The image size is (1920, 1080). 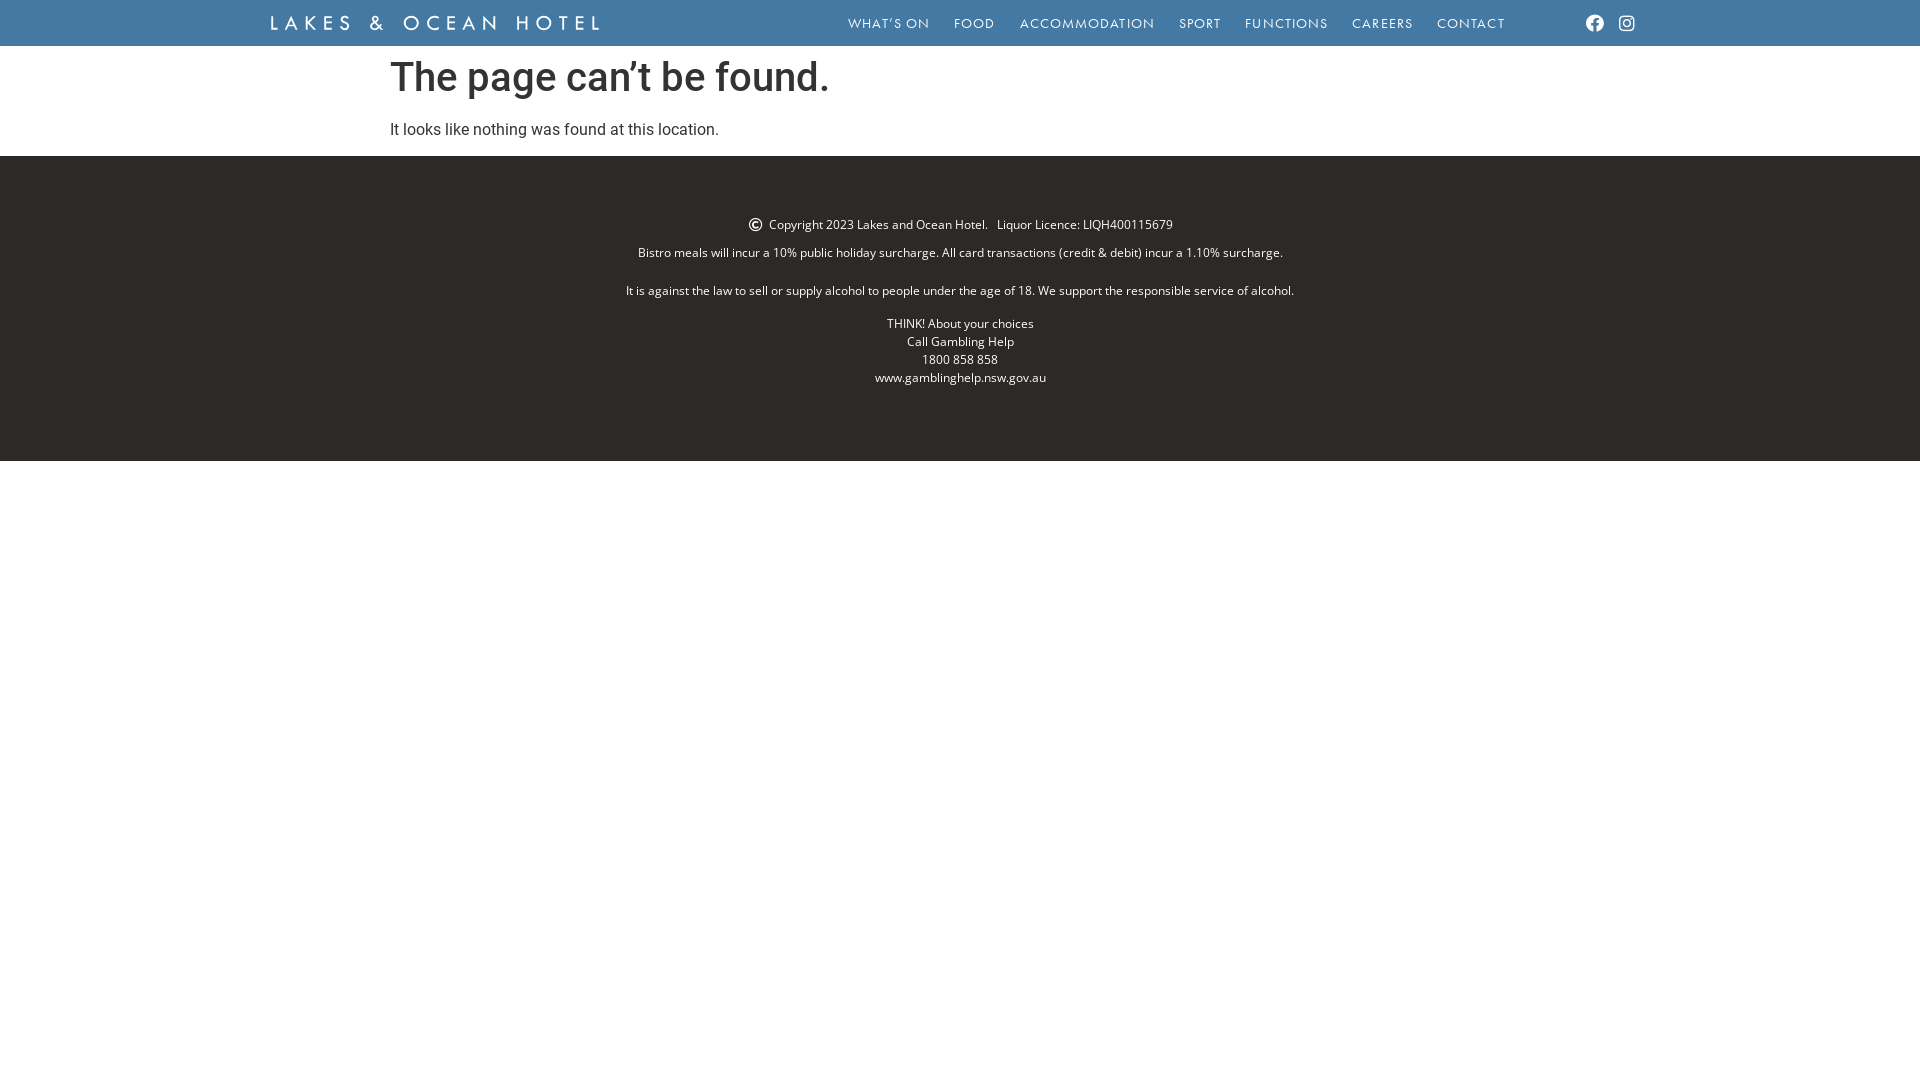 What do you see at coordinates (1381, 23) in the screenshot?
I see `'CAREERS'` at bounding box center [1381, 23].